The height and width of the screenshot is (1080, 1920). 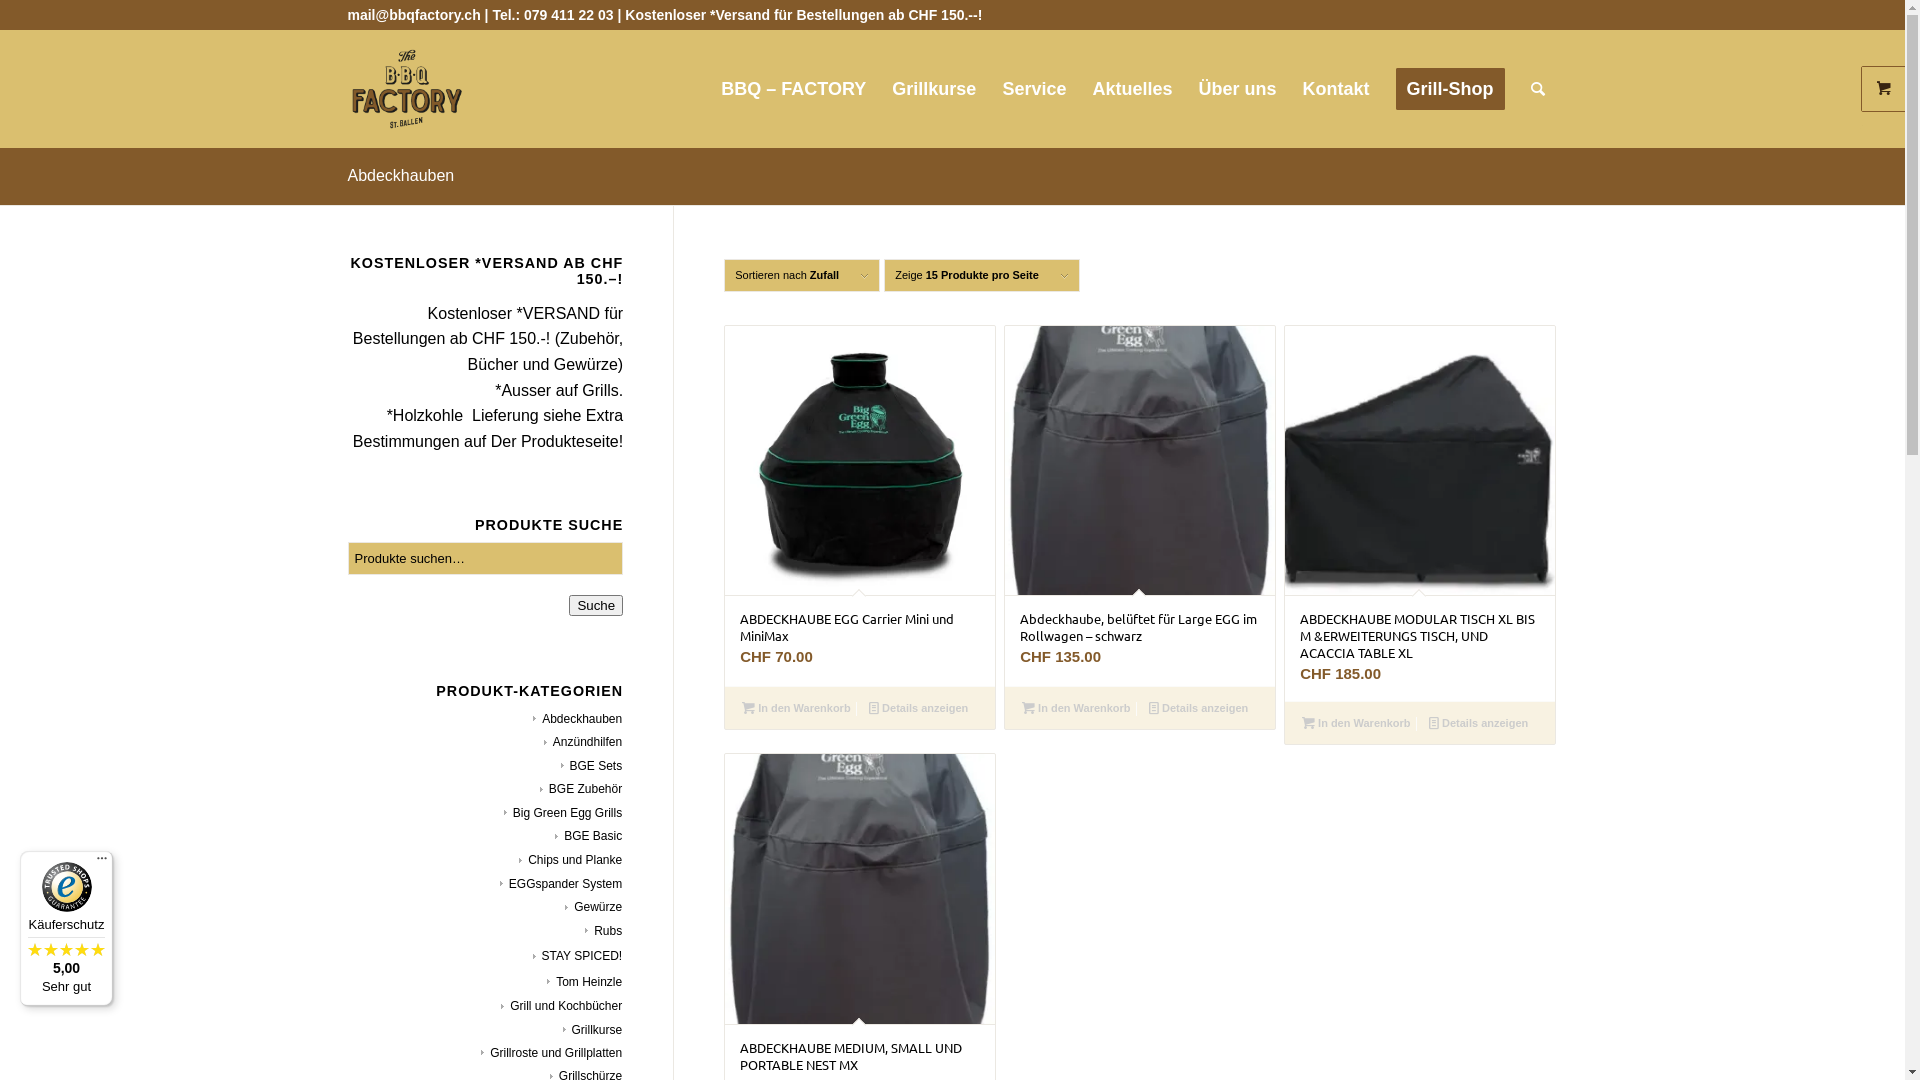 What do you see at coordinates (1449, 87) in the screenshot?
I see `'Grill-Shop'` at bounding box center [1449, 87].